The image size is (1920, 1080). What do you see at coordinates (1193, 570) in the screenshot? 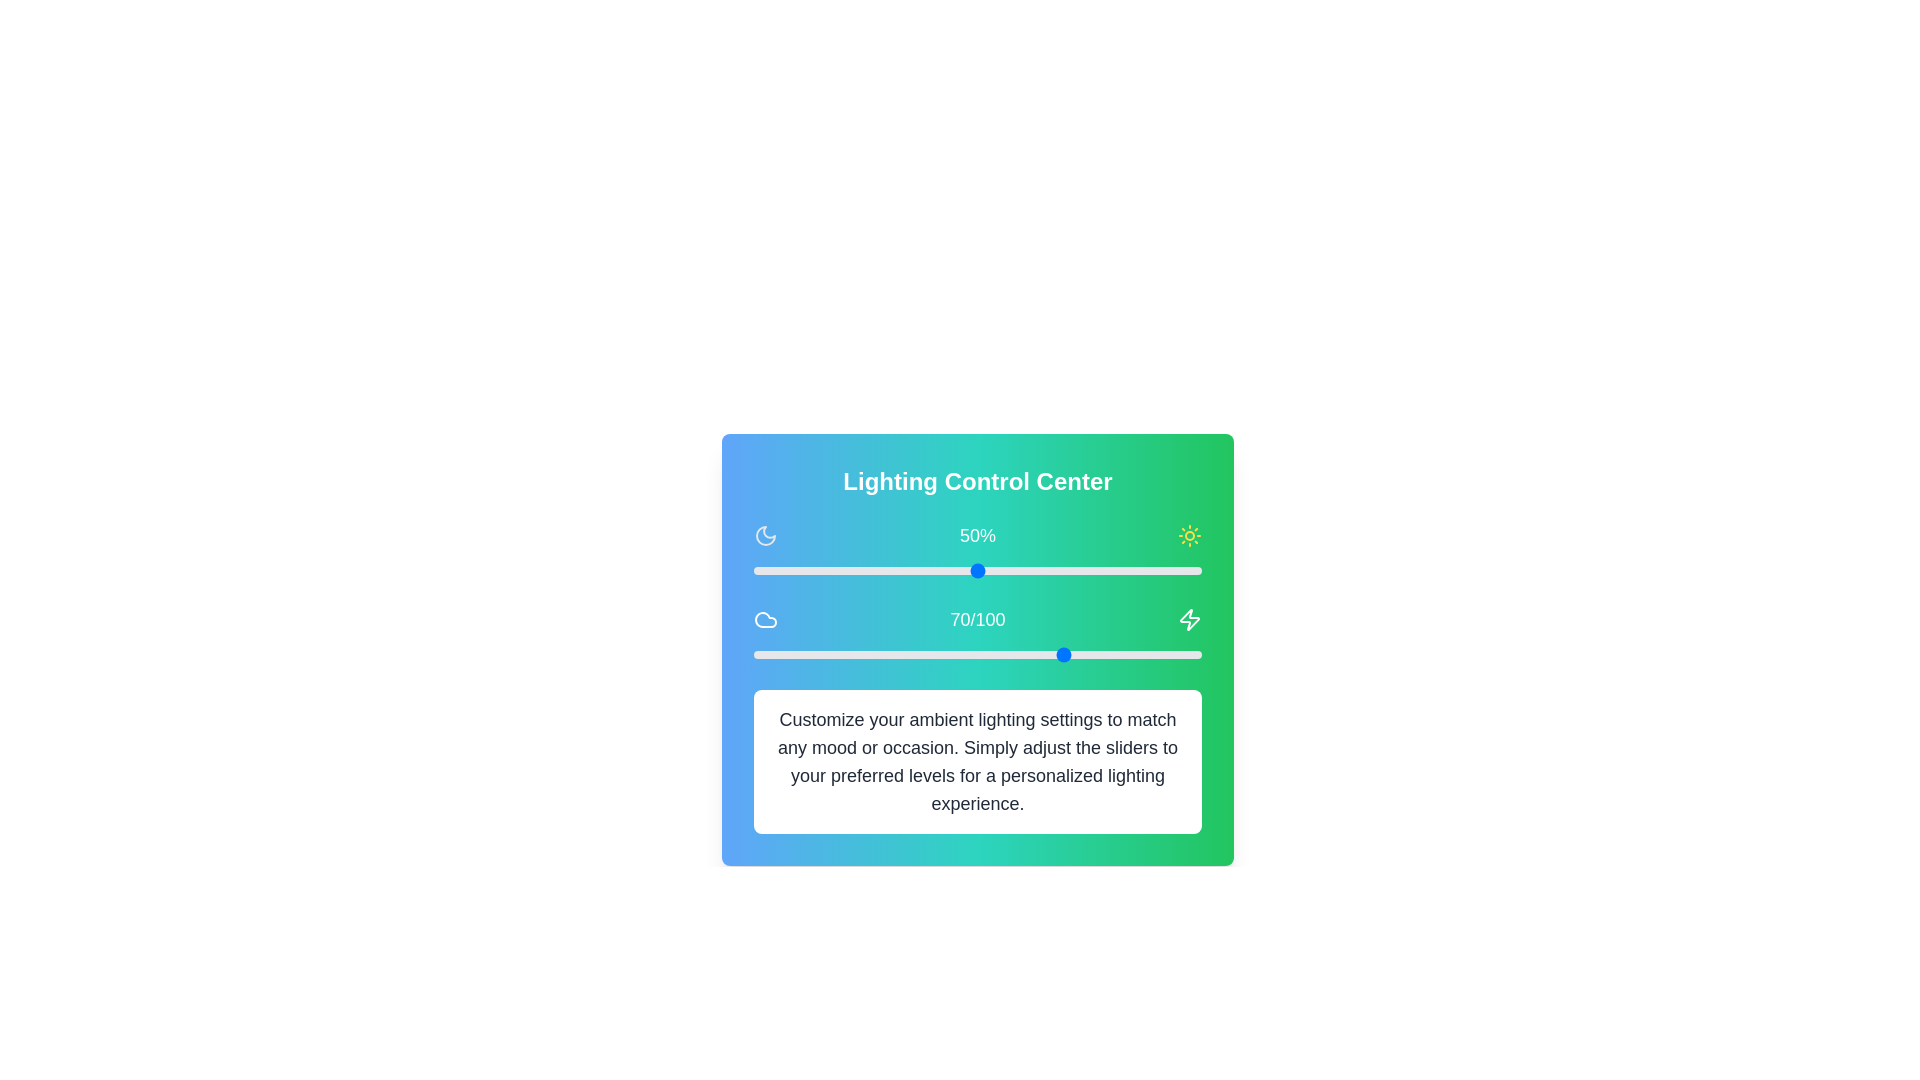
I see `the slider to set the value to 98` at bounding box center [1193, 570].